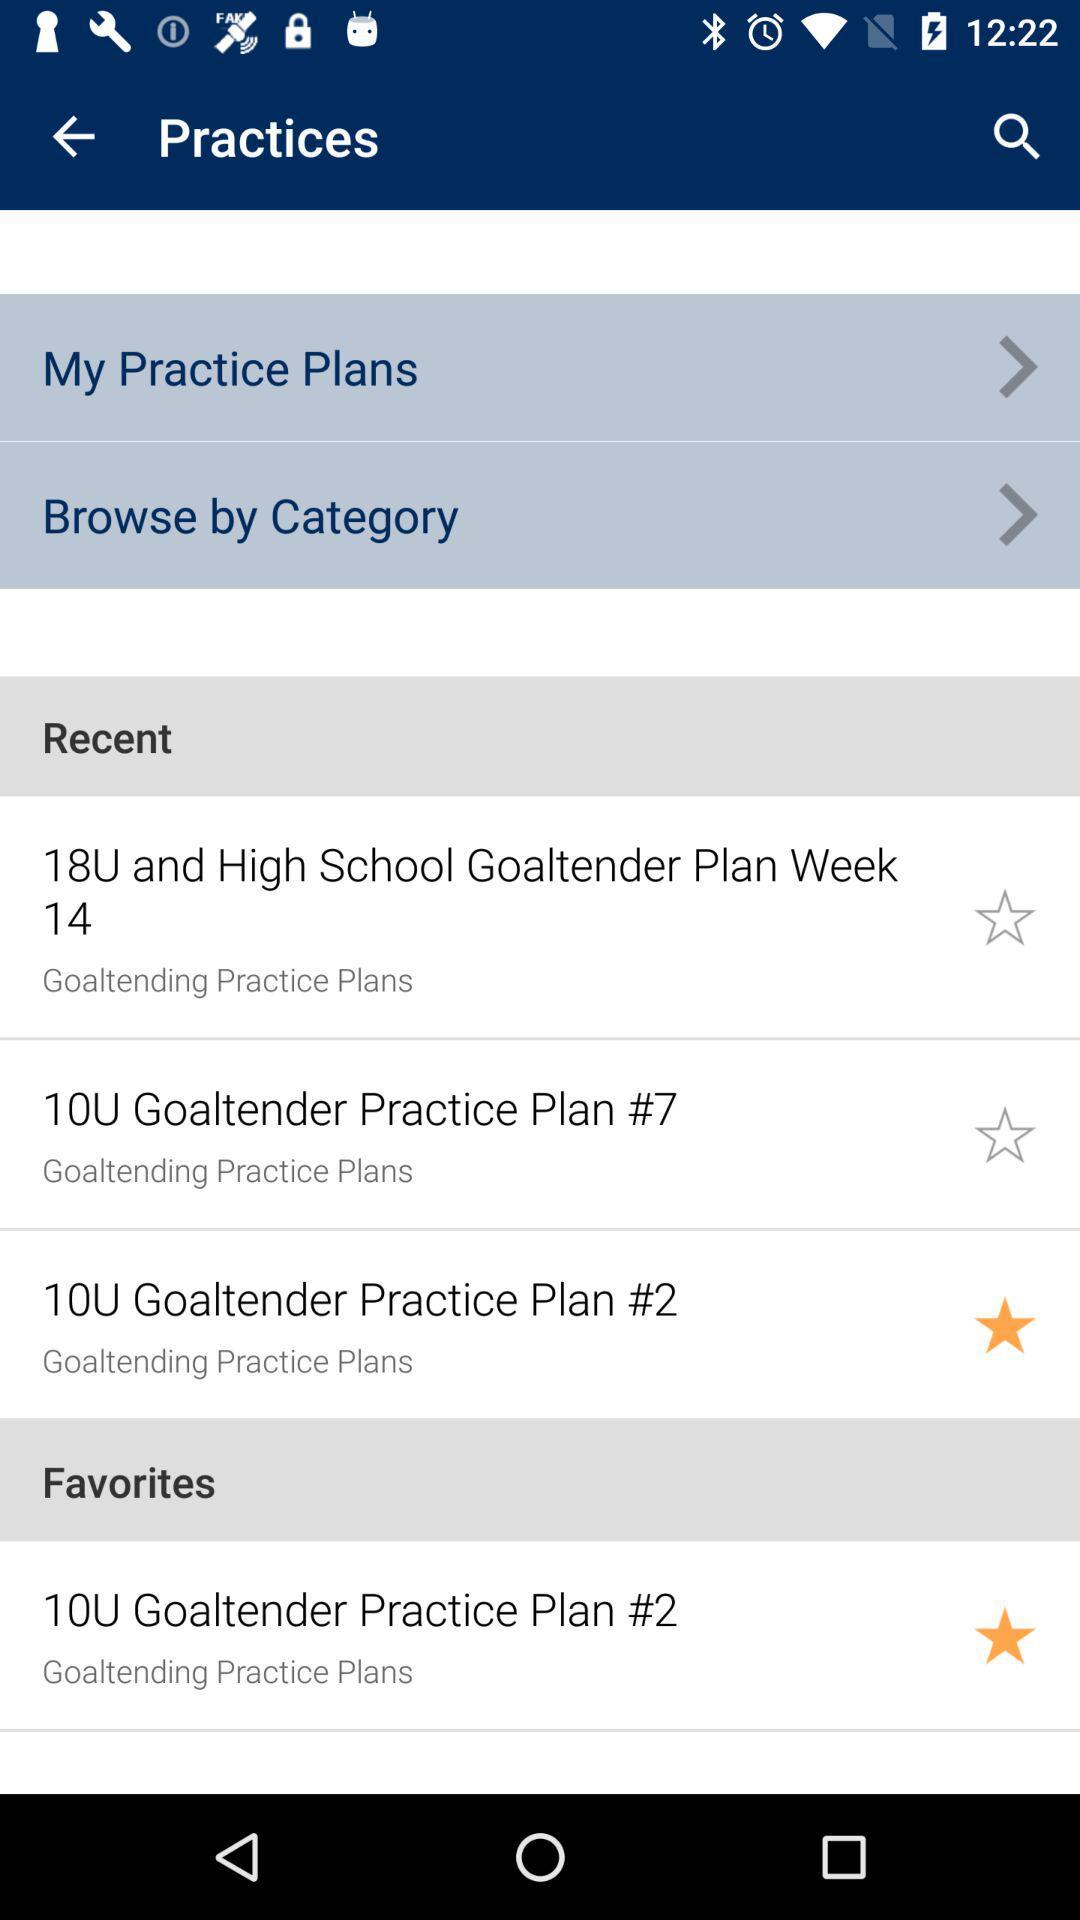 The height and width of the screenshot is (1920, 1080). I want to click on added to favorites, so click(1026, 1635).